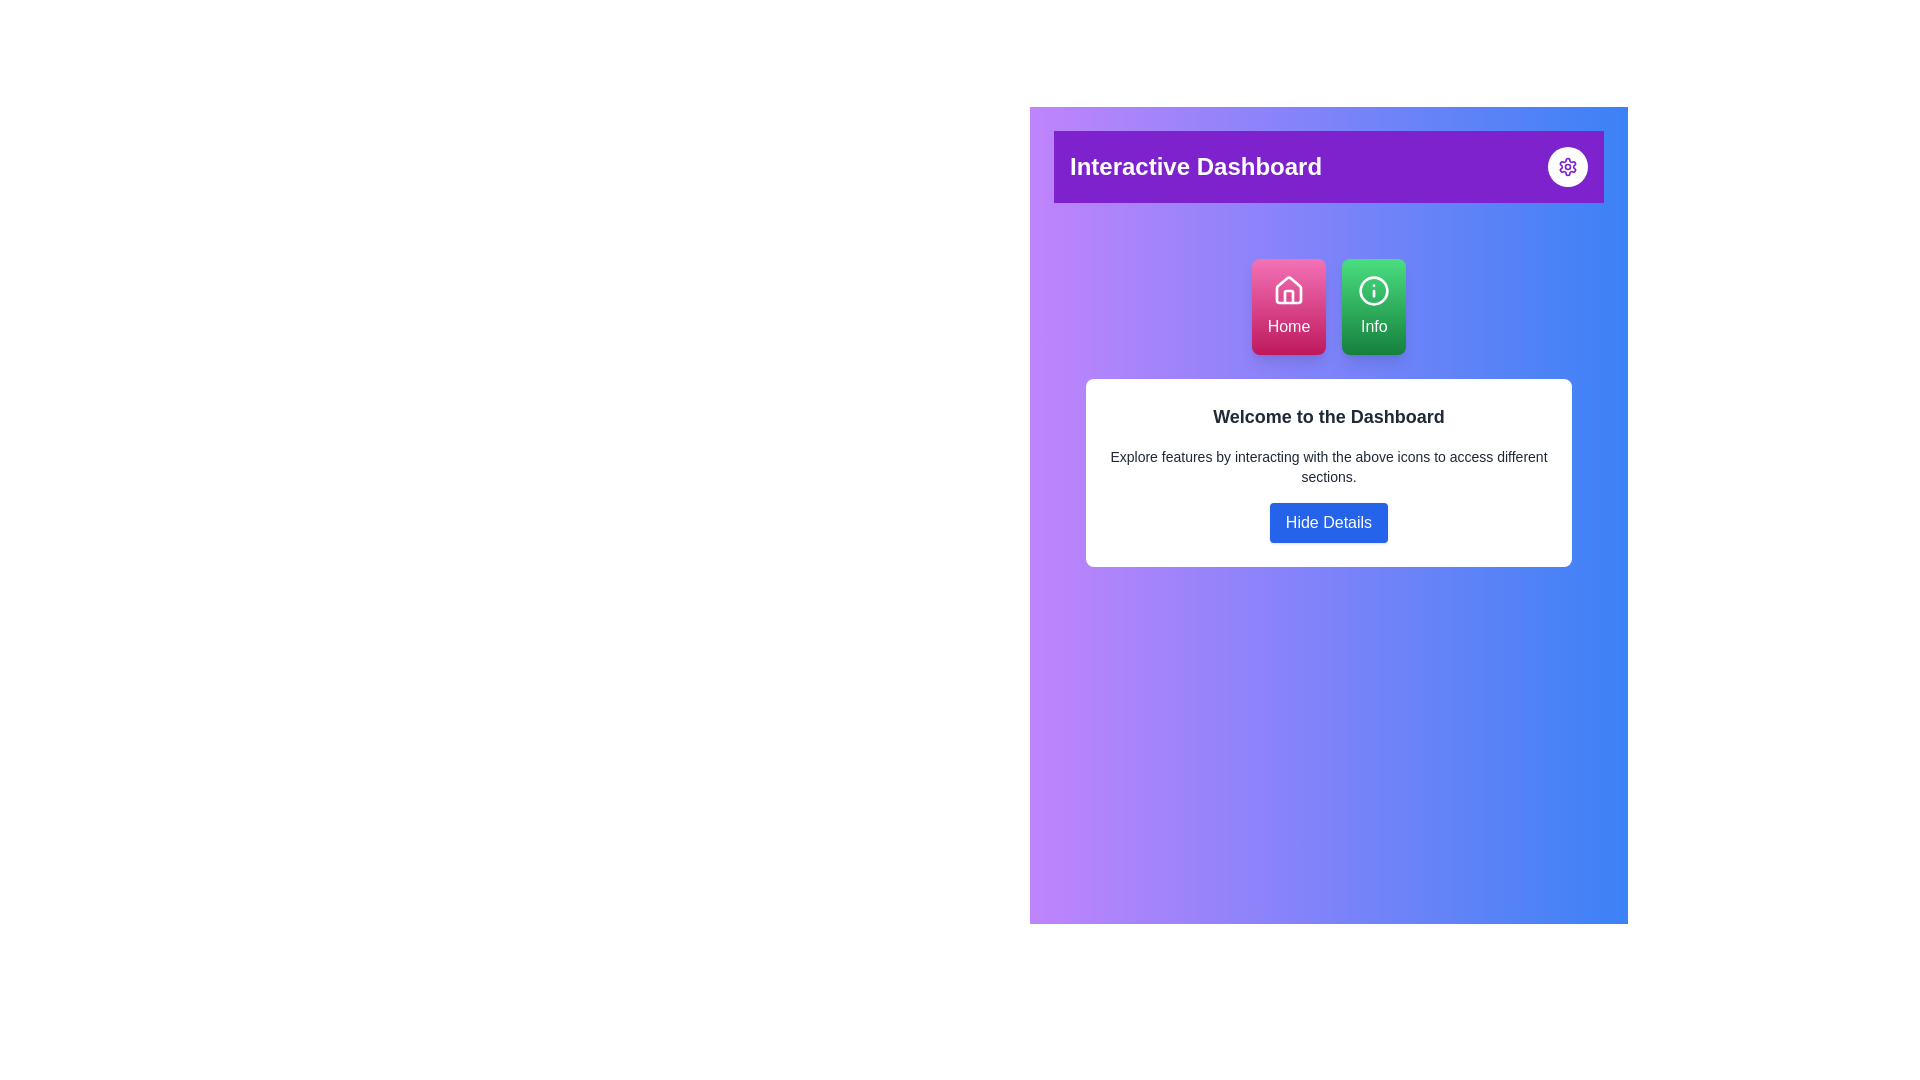  Describe the element at coordinates (1567, 165) in the screenshot. I see `the cogwheel icon in the top-right corner of the interface, which represents settings` at that location.